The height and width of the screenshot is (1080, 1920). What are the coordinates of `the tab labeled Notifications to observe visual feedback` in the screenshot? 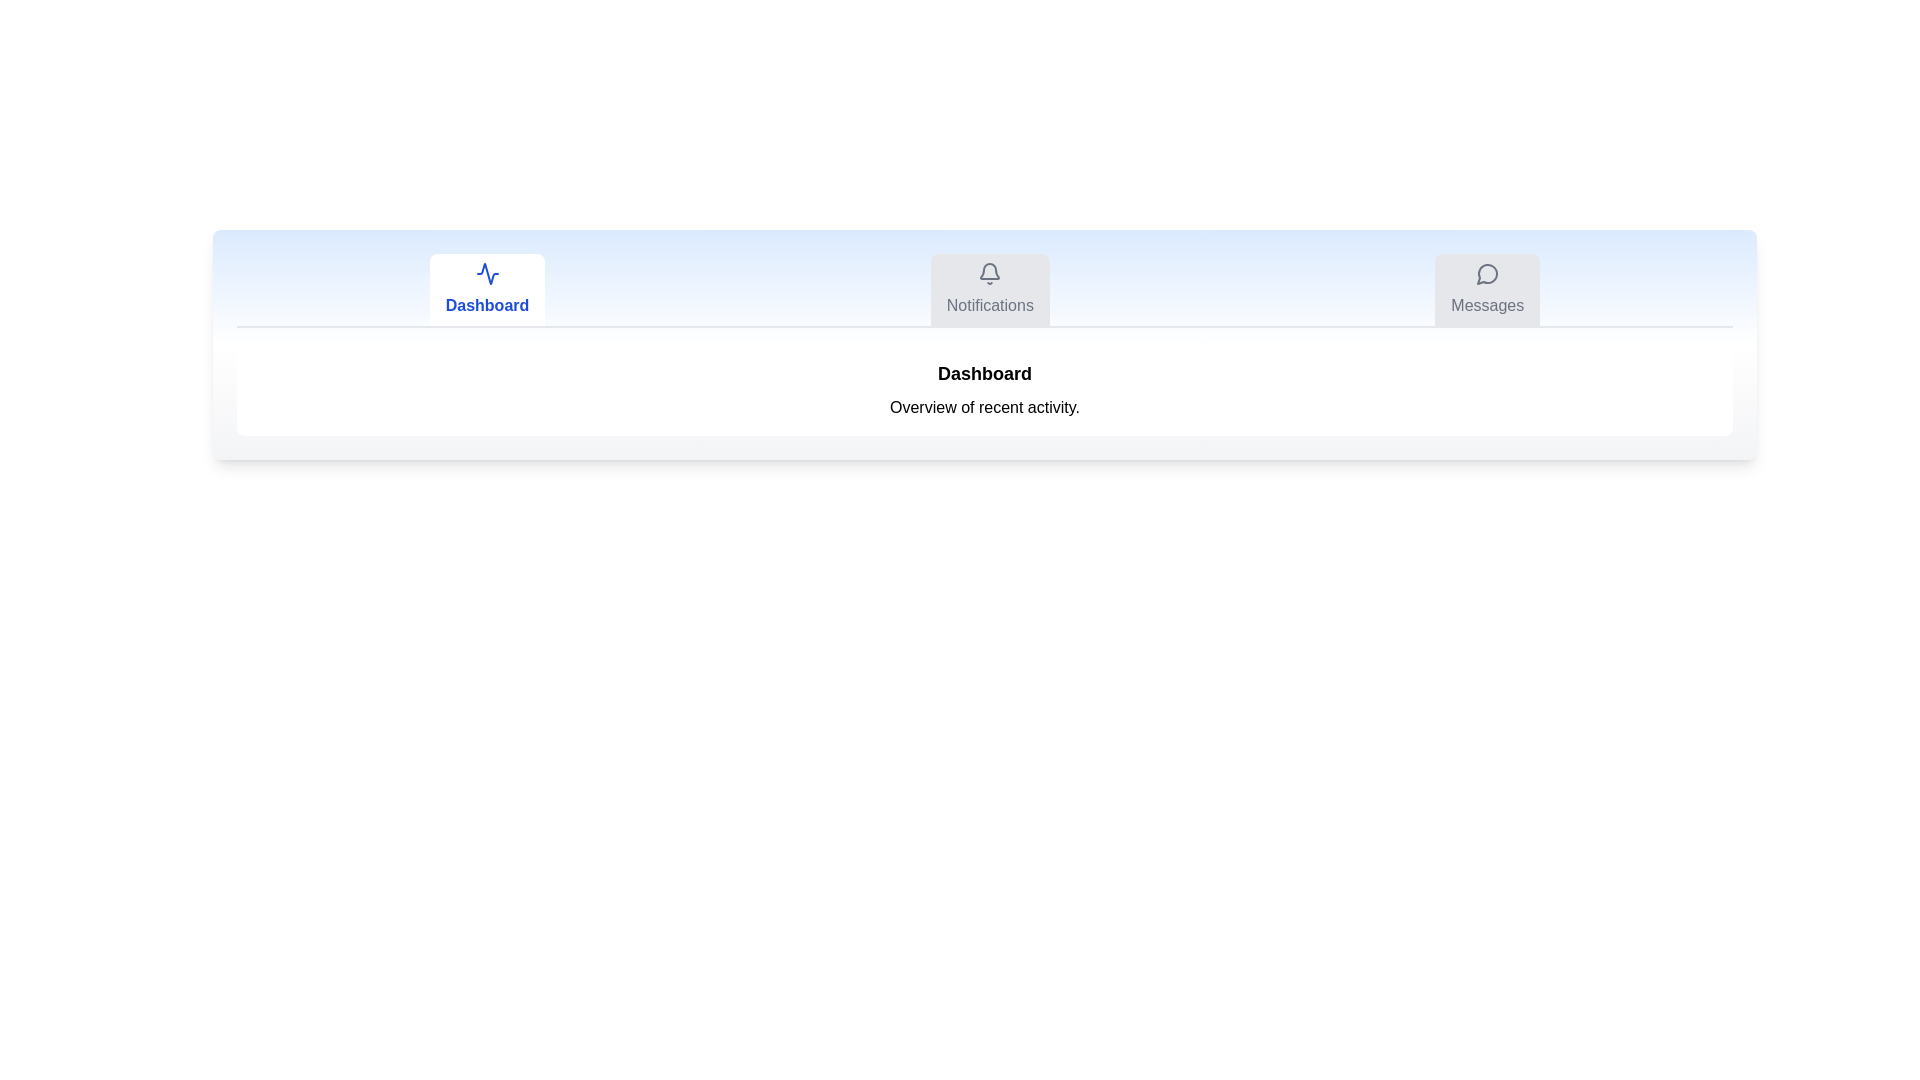 It's located at (990, 289).